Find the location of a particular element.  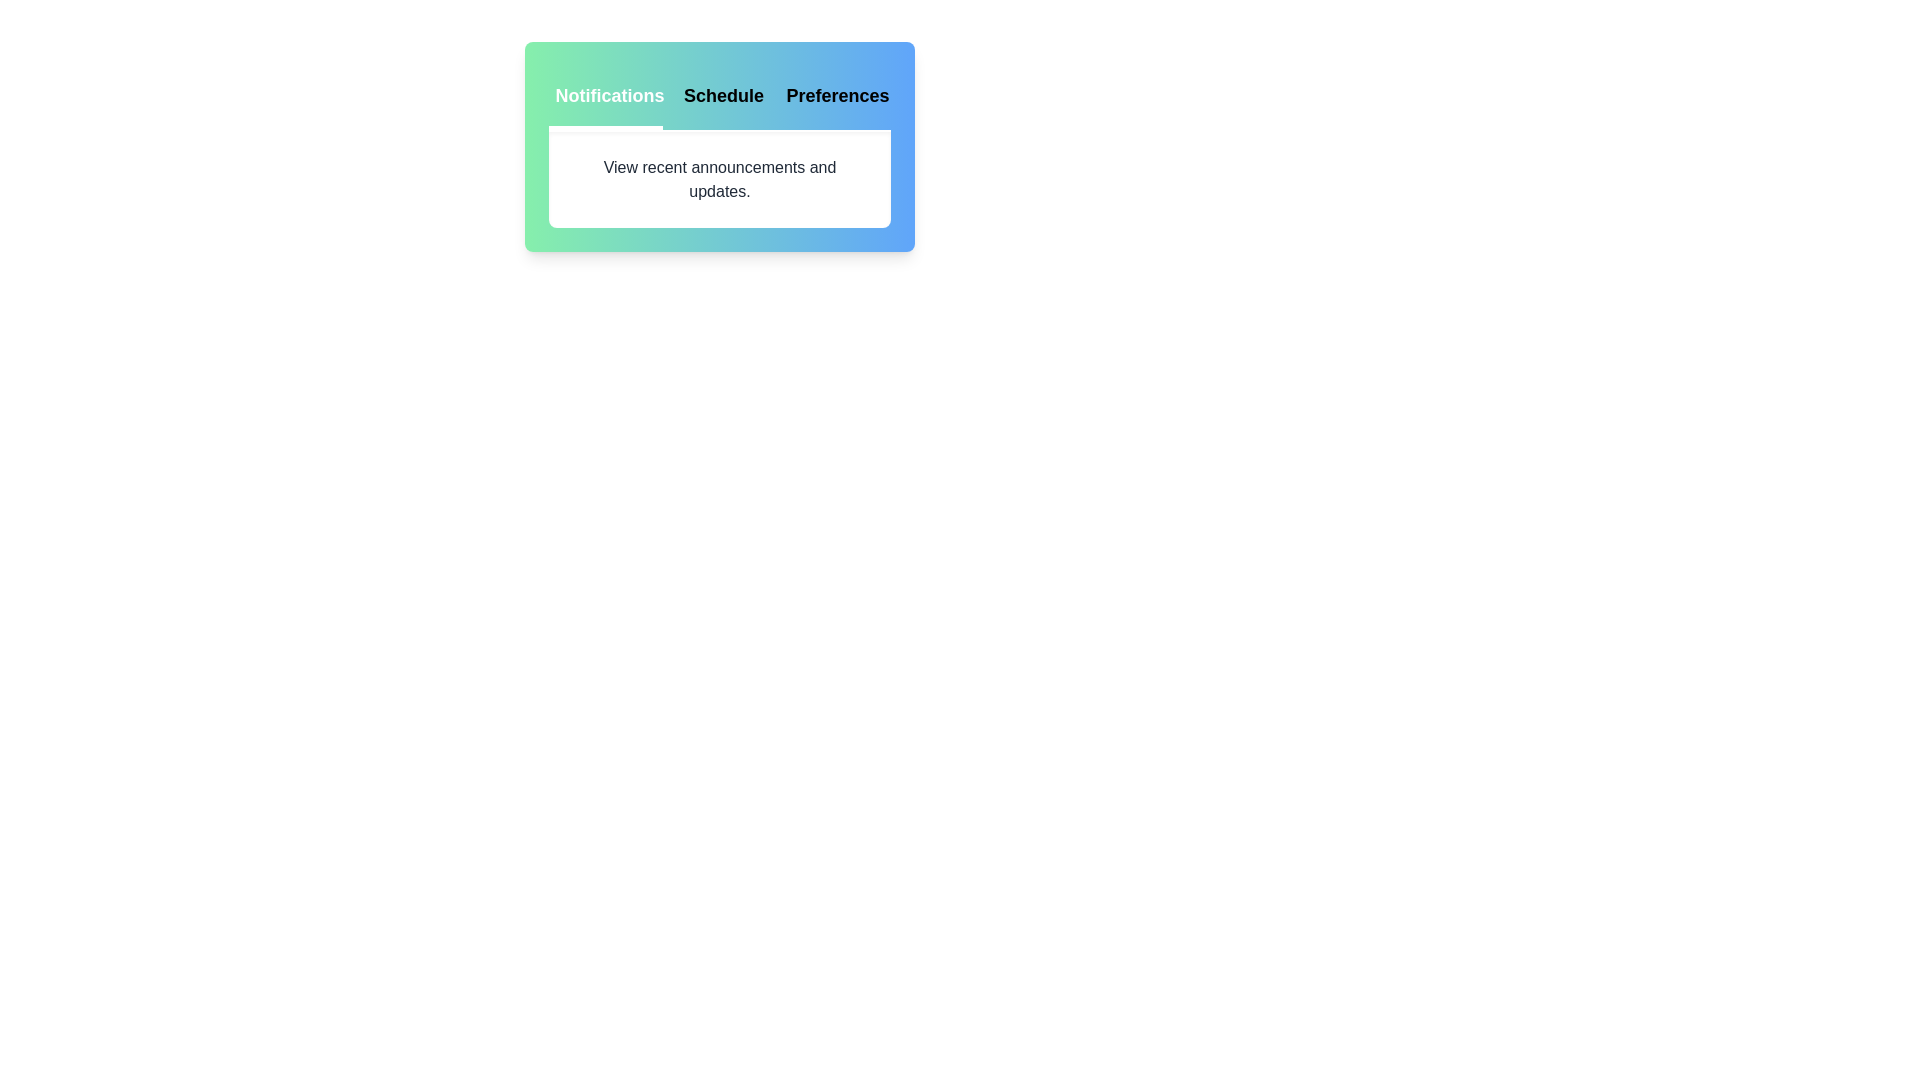

the tab labeled Schedule is located at coordinates (720, 97).